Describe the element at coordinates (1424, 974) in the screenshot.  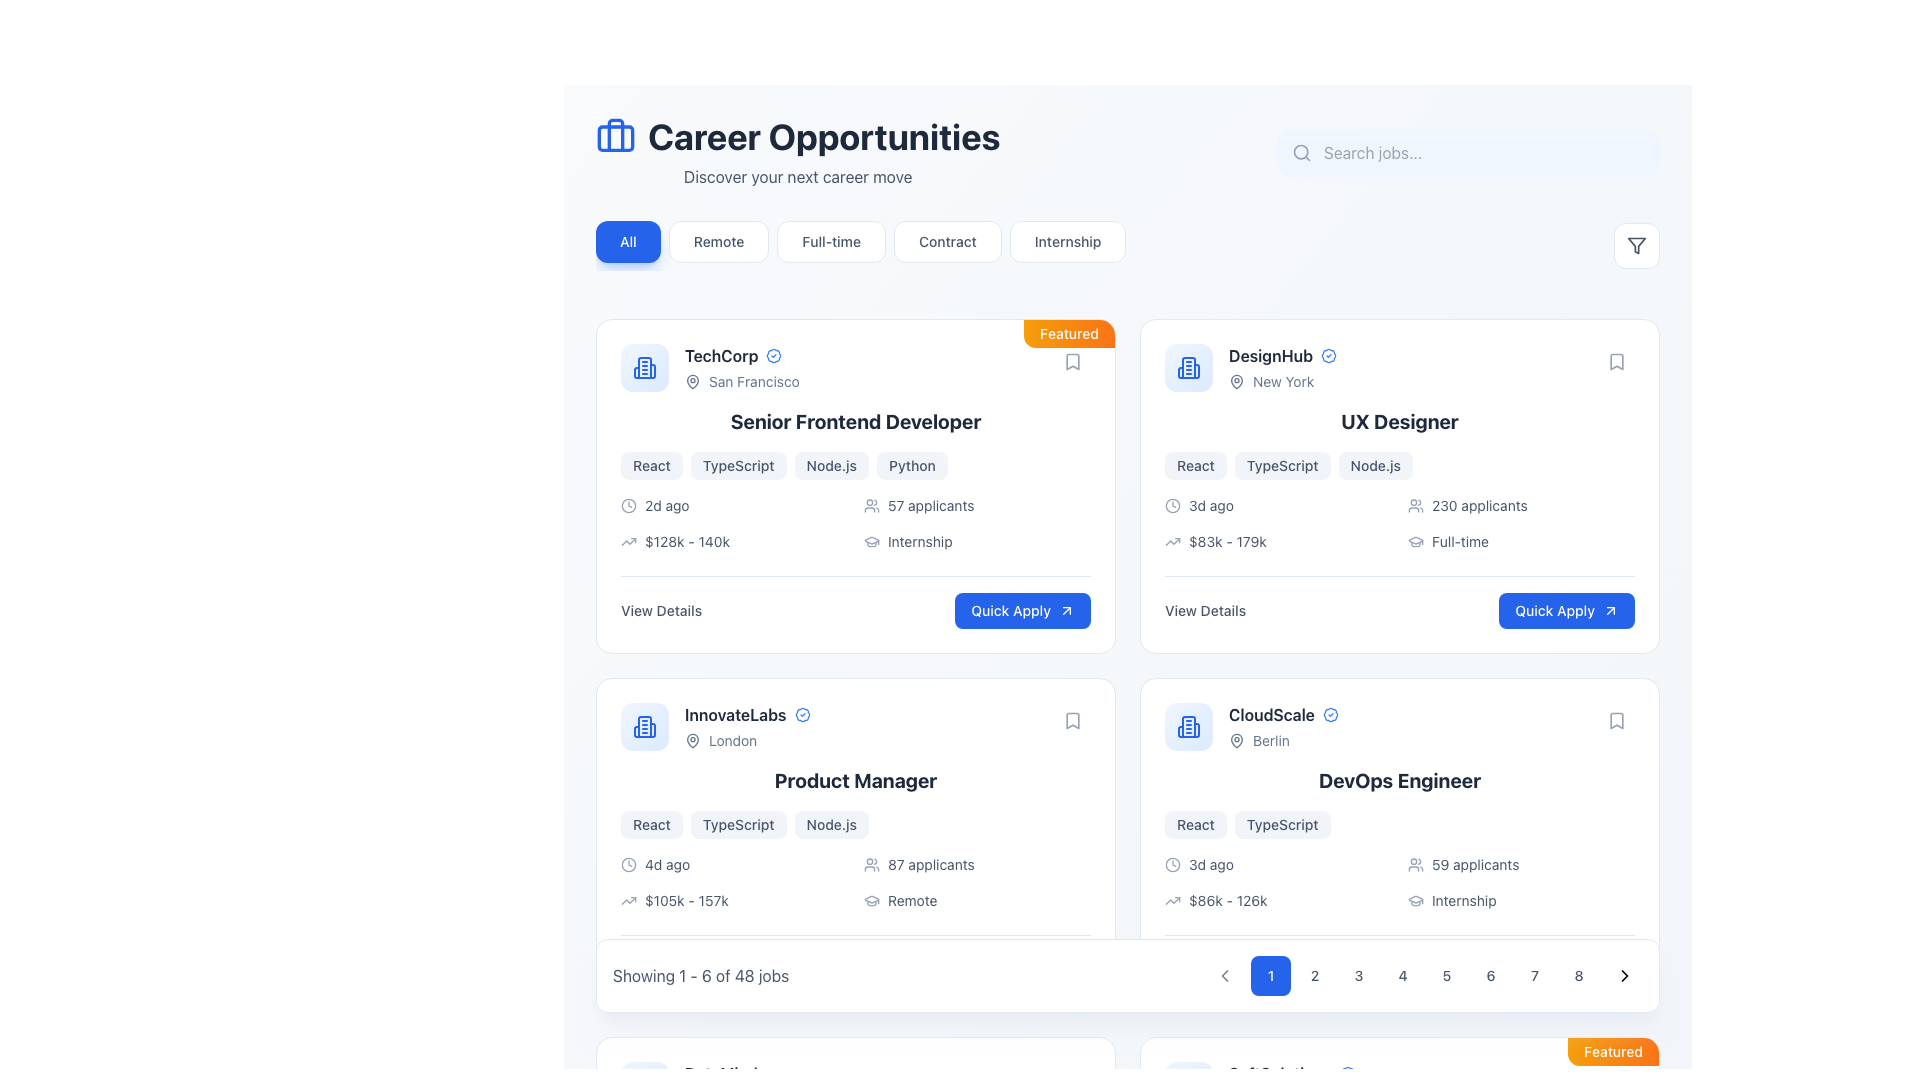
I see `the numeric button displaying '5' in the pagination bar` at that location.